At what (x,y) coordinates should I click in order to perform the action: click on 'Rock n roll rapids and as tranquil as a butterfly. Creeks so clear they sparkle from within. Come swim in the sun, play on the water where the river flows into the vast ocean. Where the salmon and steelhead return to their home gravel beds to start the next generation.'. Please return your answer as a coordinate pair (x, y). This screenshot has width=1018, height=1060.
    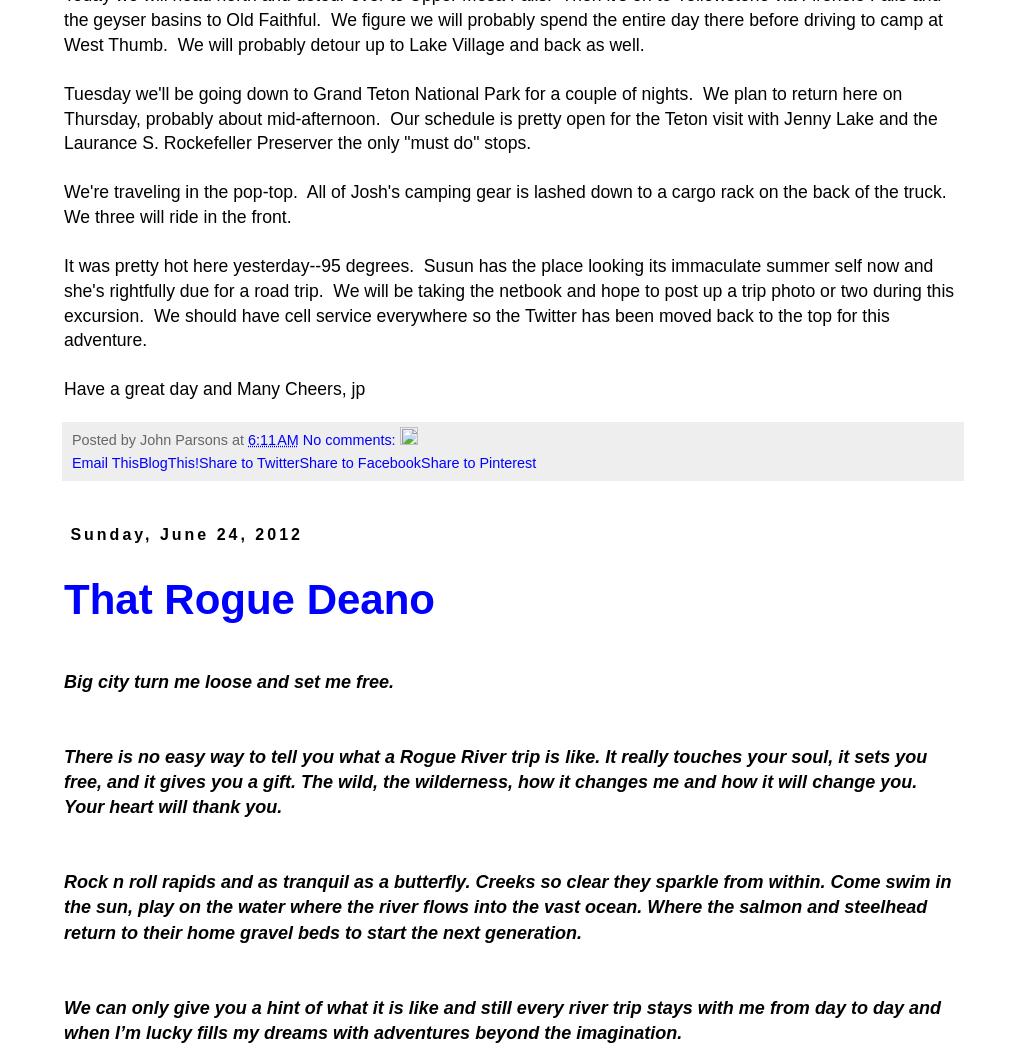
    Looking at the image, I should click on (507, 907).